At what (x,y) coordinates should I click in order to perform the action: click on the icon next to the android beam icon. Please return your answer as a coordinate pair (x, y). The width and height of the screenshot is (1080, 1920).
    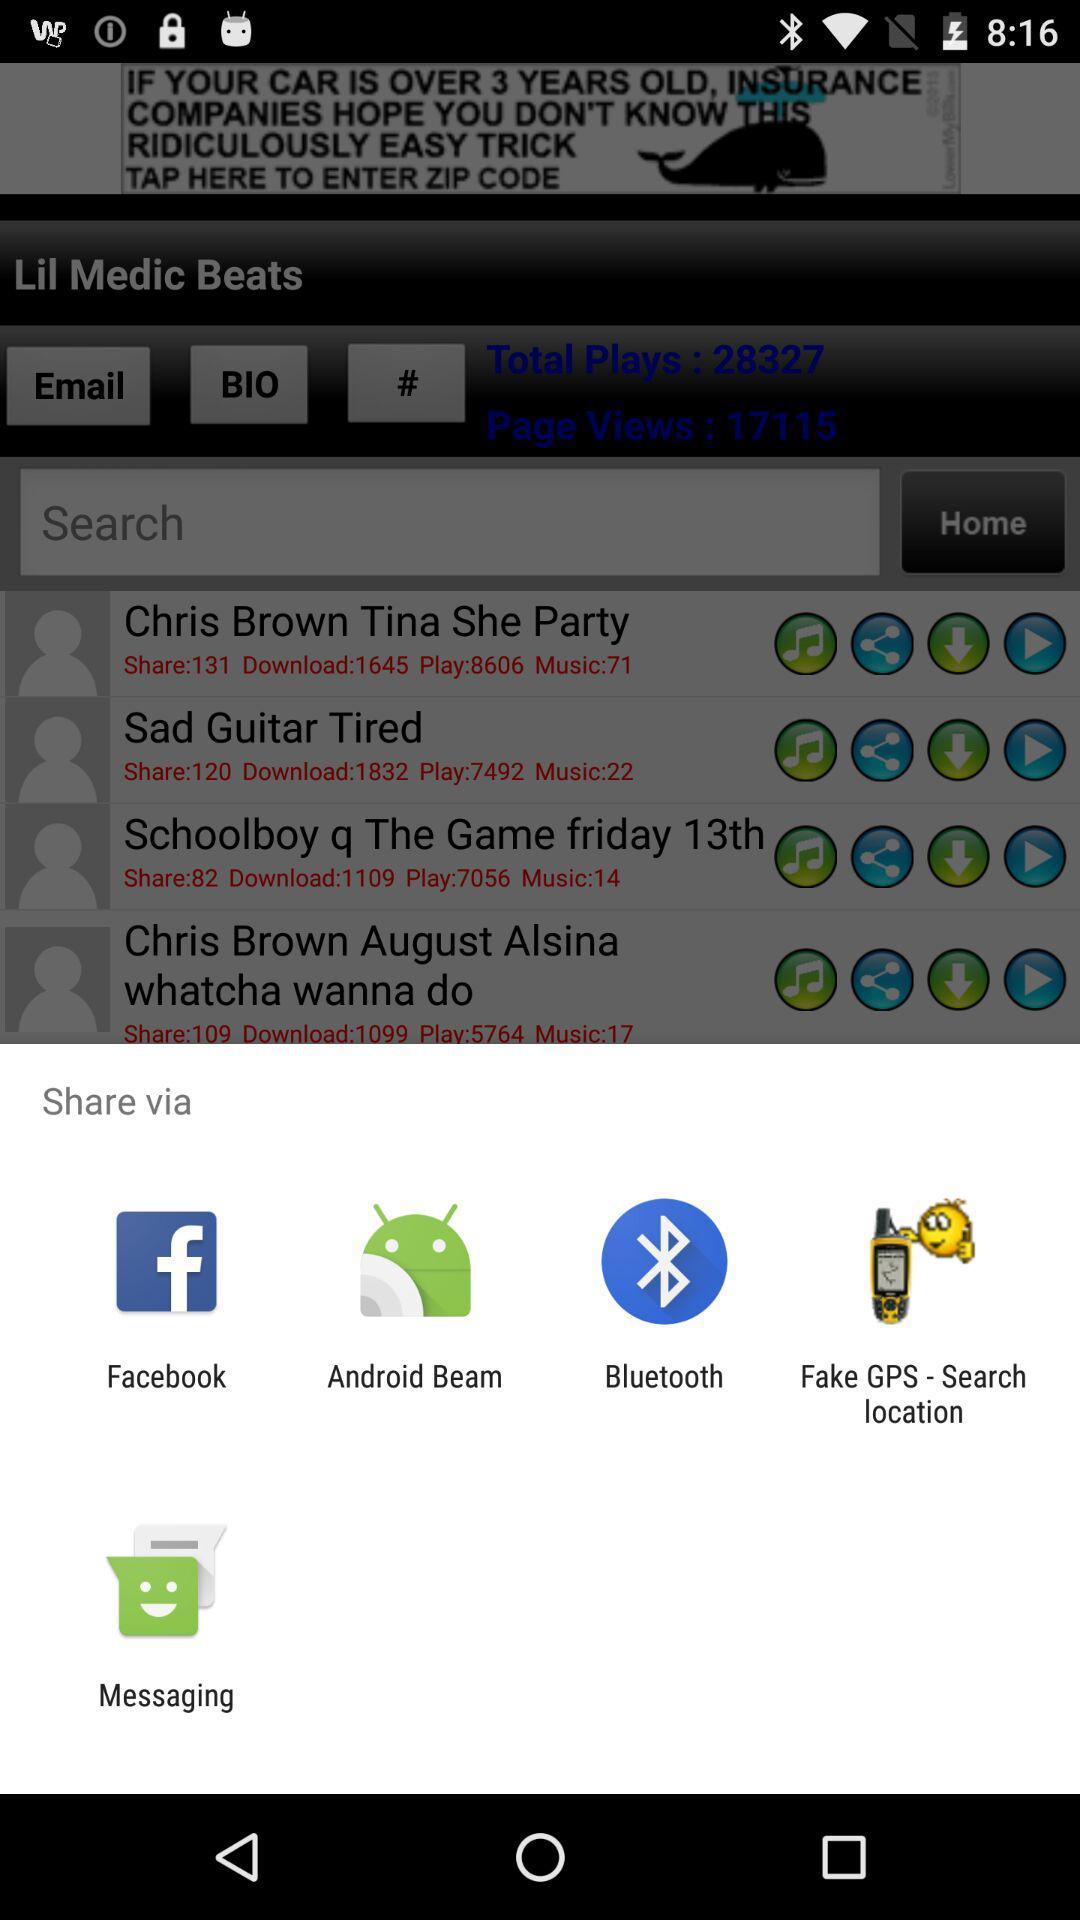
    Looking at the image, I should click on (165, 1392).